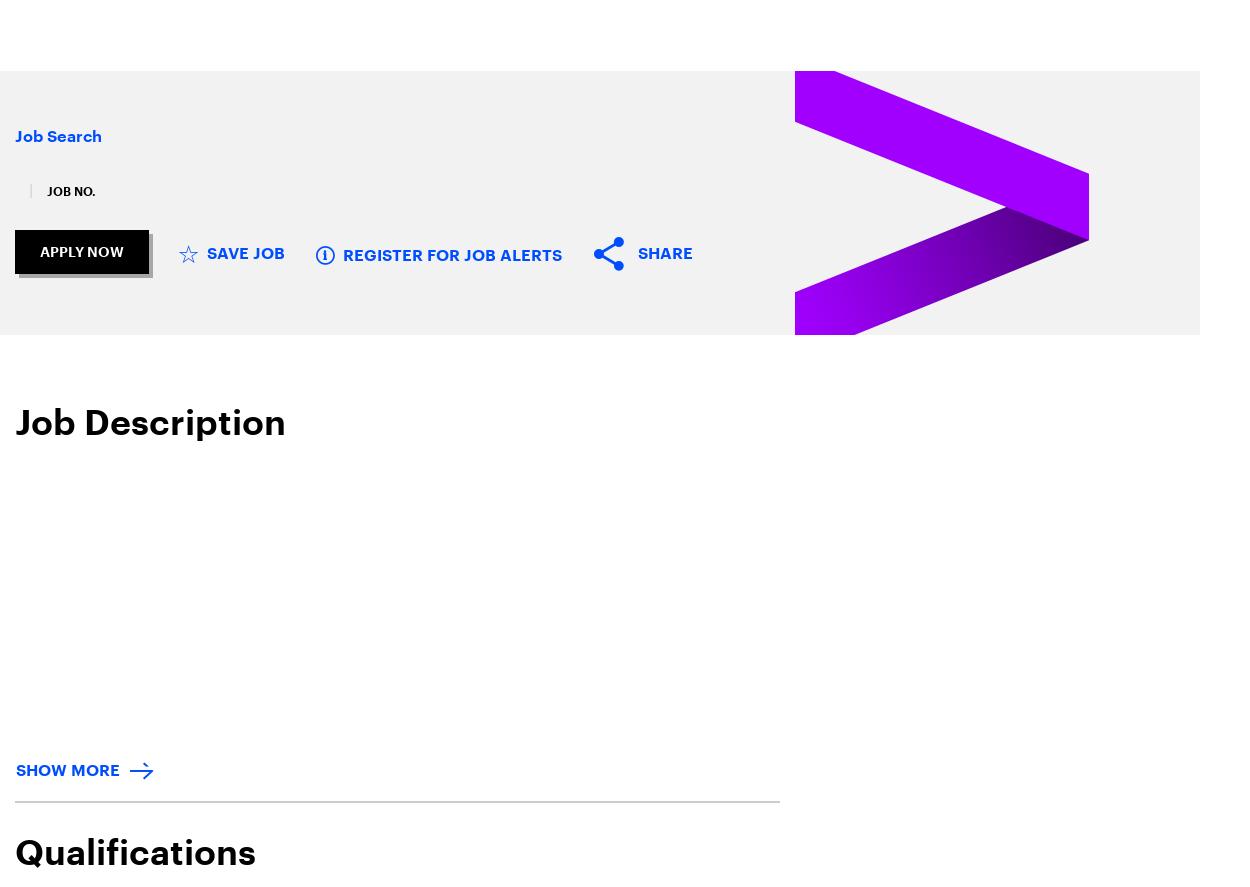  What do you see at coordinates (318, 33) in the screenshot?
I see `'Services'` at bounding box center [318, 33].